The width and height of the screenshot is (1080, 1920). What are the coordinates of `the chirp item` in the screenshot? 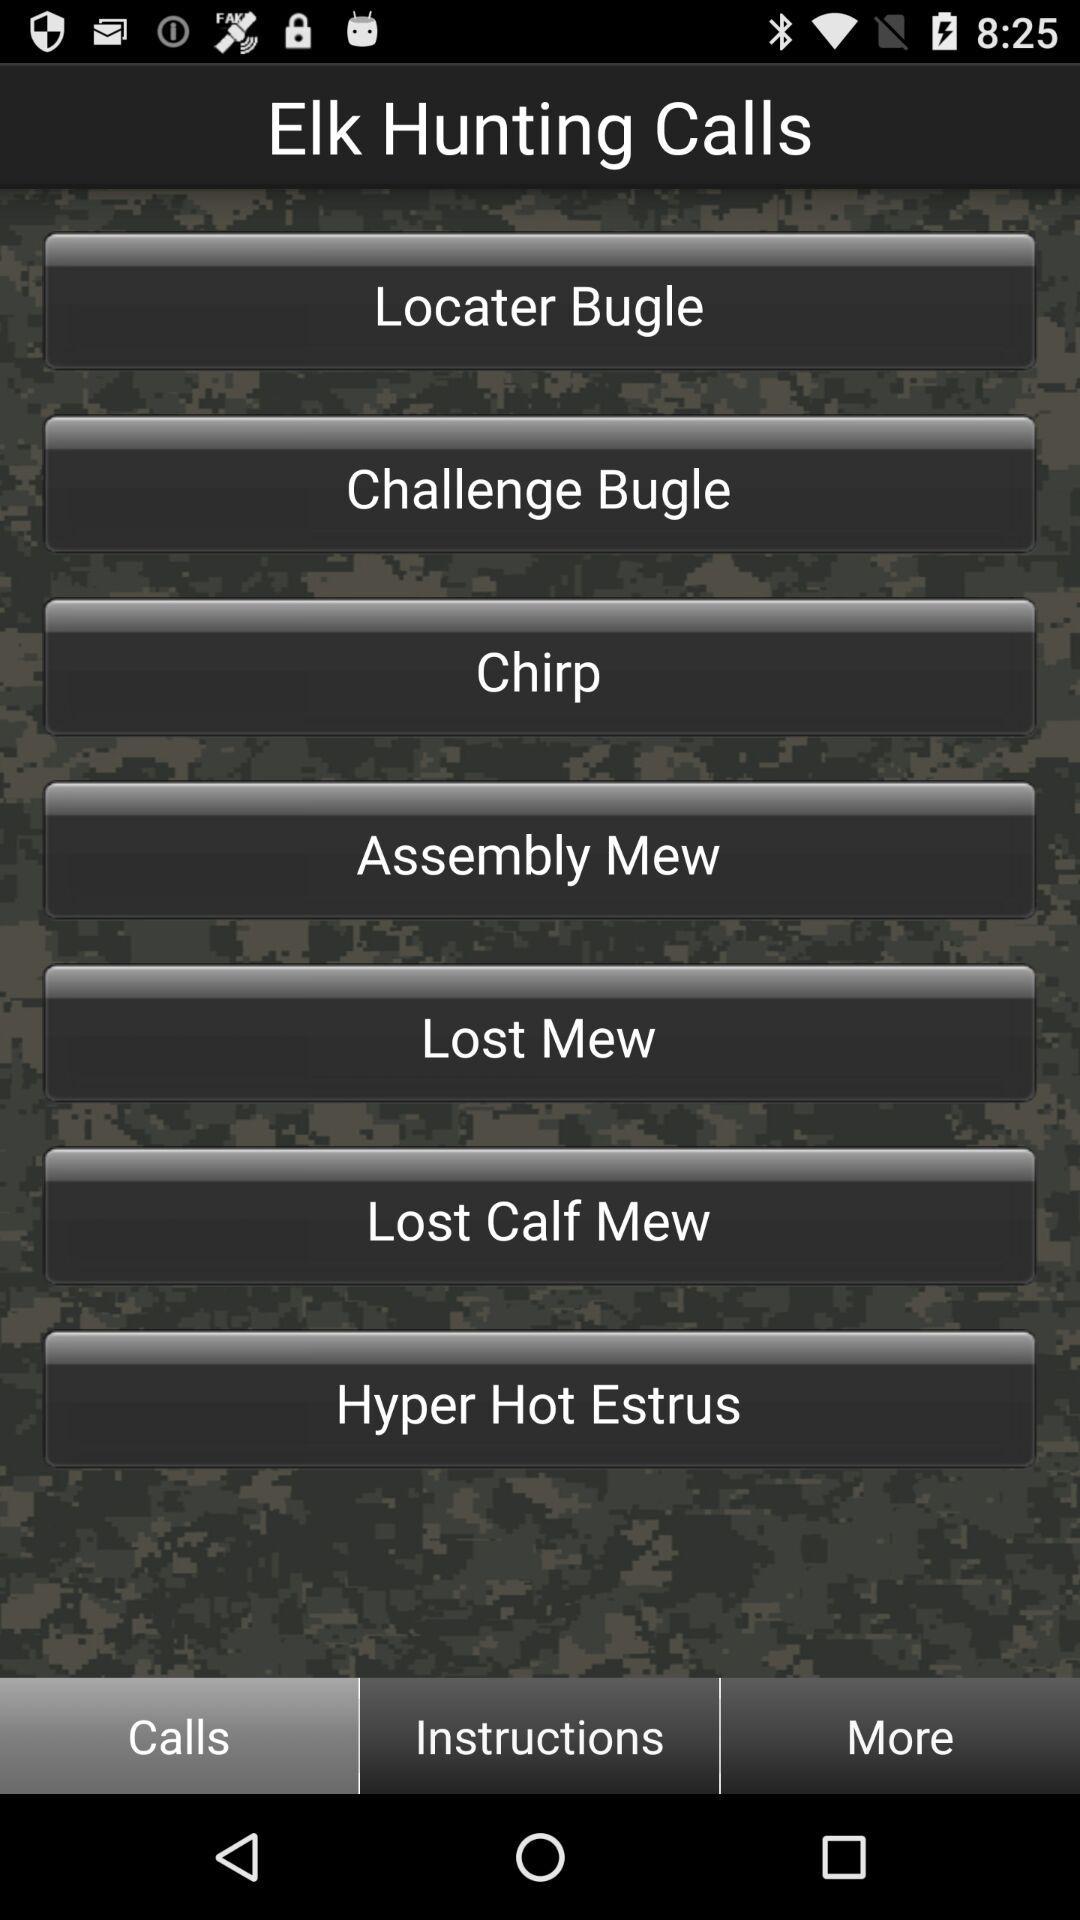 It's located at (540, 667).